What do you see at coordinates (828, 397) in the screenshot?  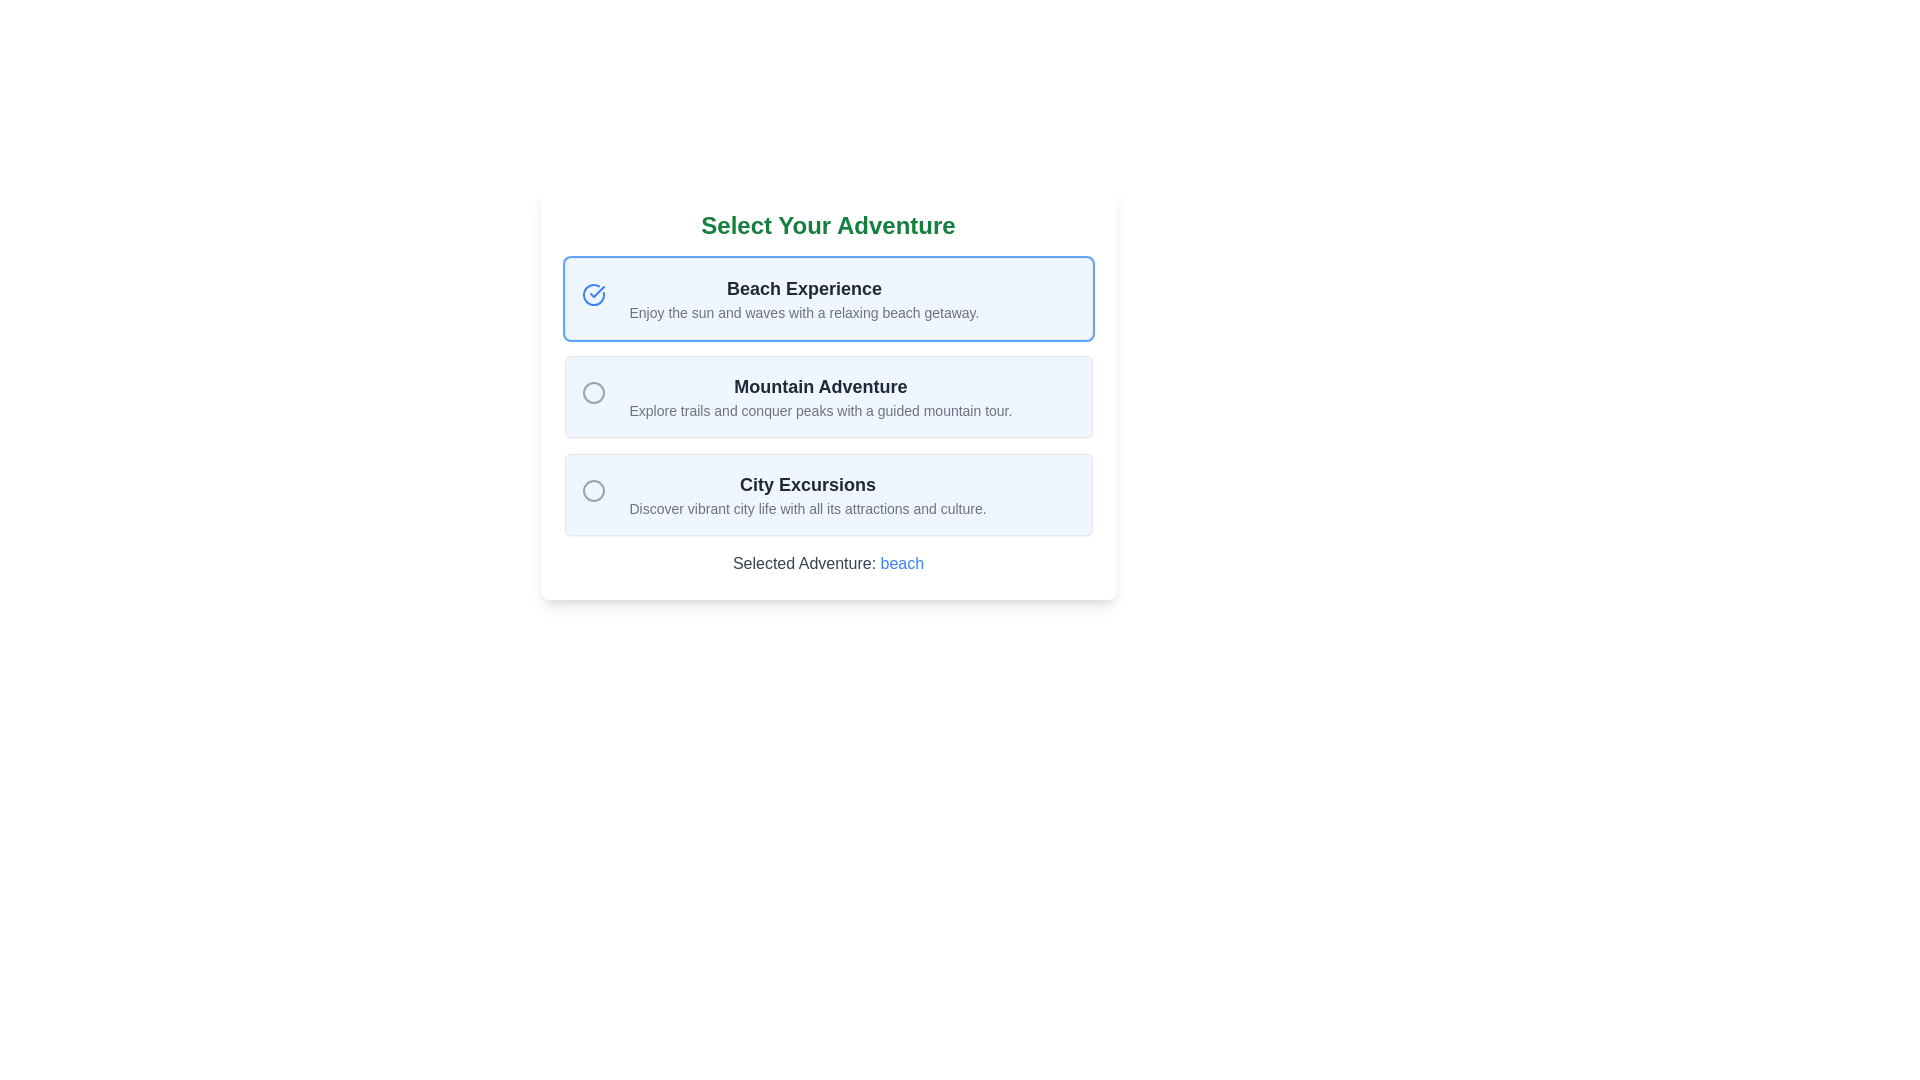 I see `the 'Mountain Adventure' option in the interactive list` at bounding box center [828, 397].